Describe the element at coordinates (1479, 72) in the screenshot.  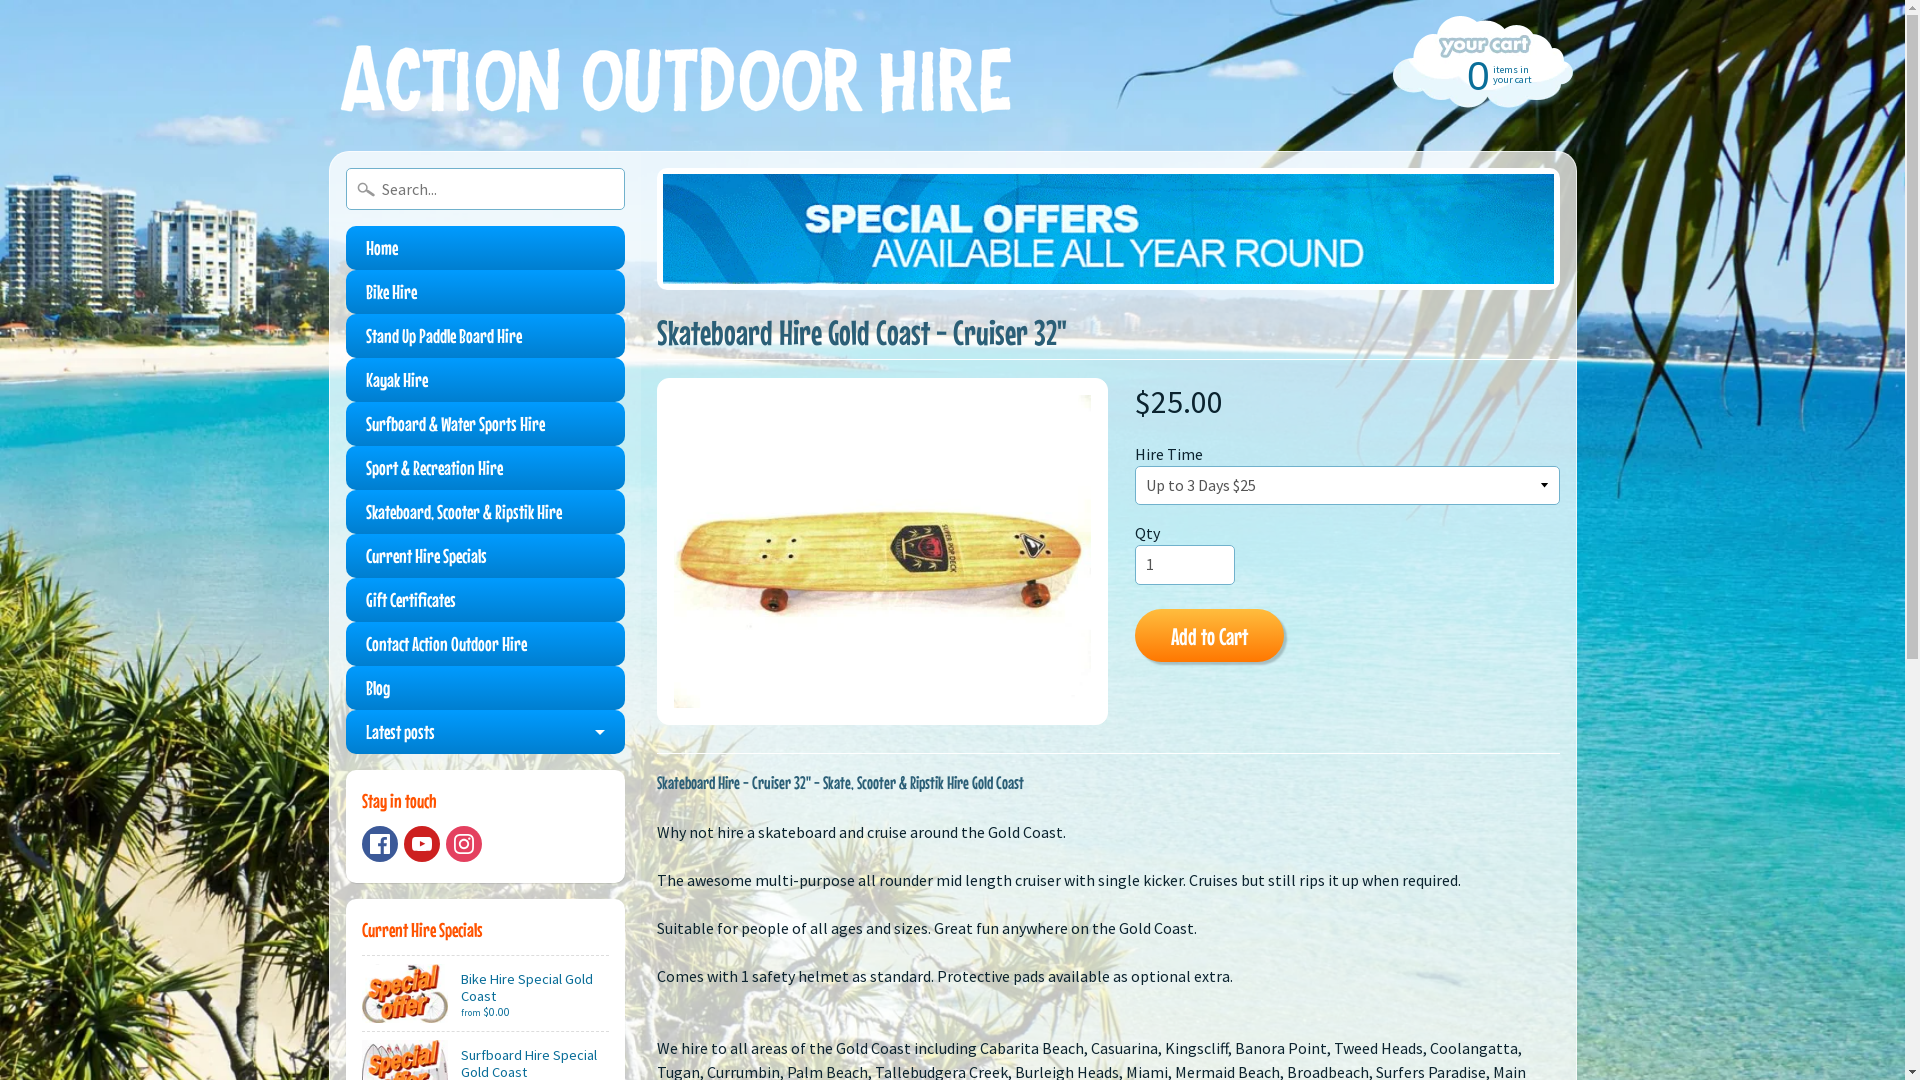
I see `'0` at that location.